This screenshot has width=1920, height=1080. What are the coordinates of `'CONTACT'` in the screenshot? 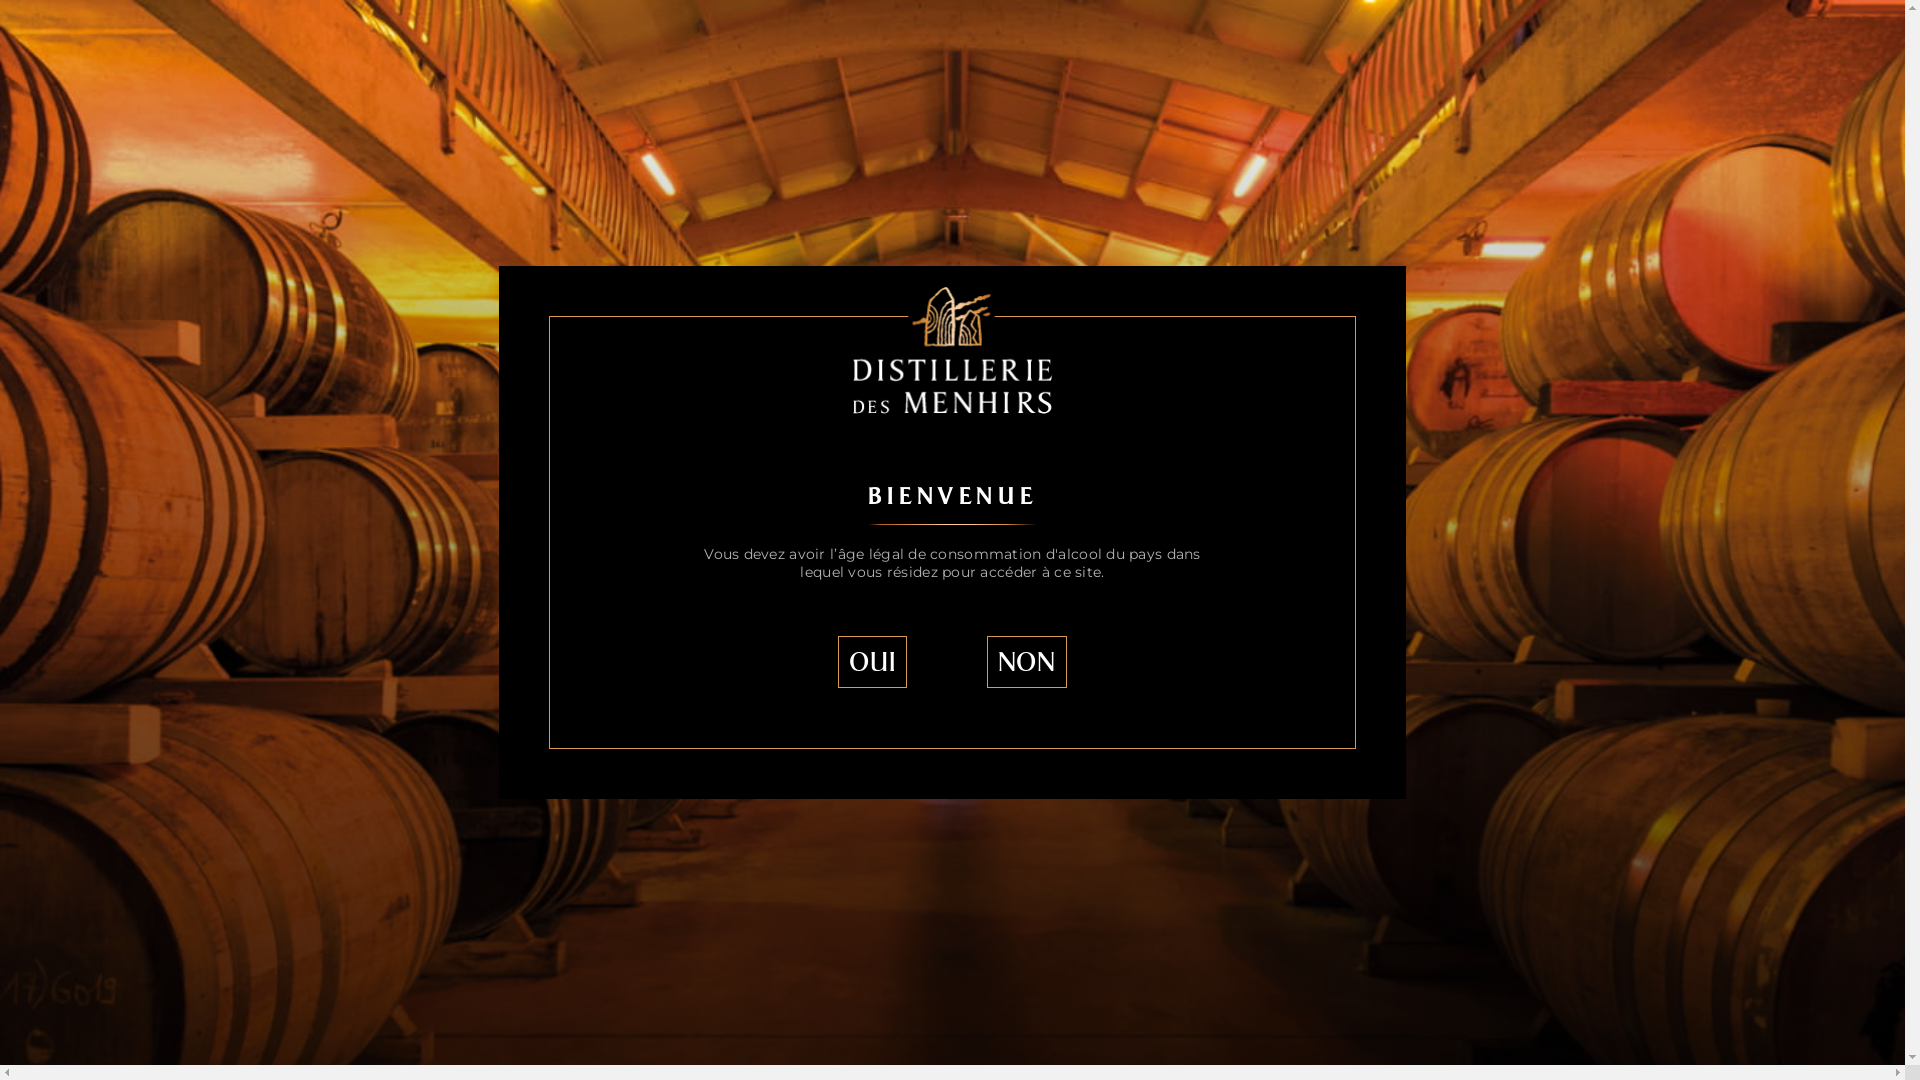 It's located at (1365, 45).